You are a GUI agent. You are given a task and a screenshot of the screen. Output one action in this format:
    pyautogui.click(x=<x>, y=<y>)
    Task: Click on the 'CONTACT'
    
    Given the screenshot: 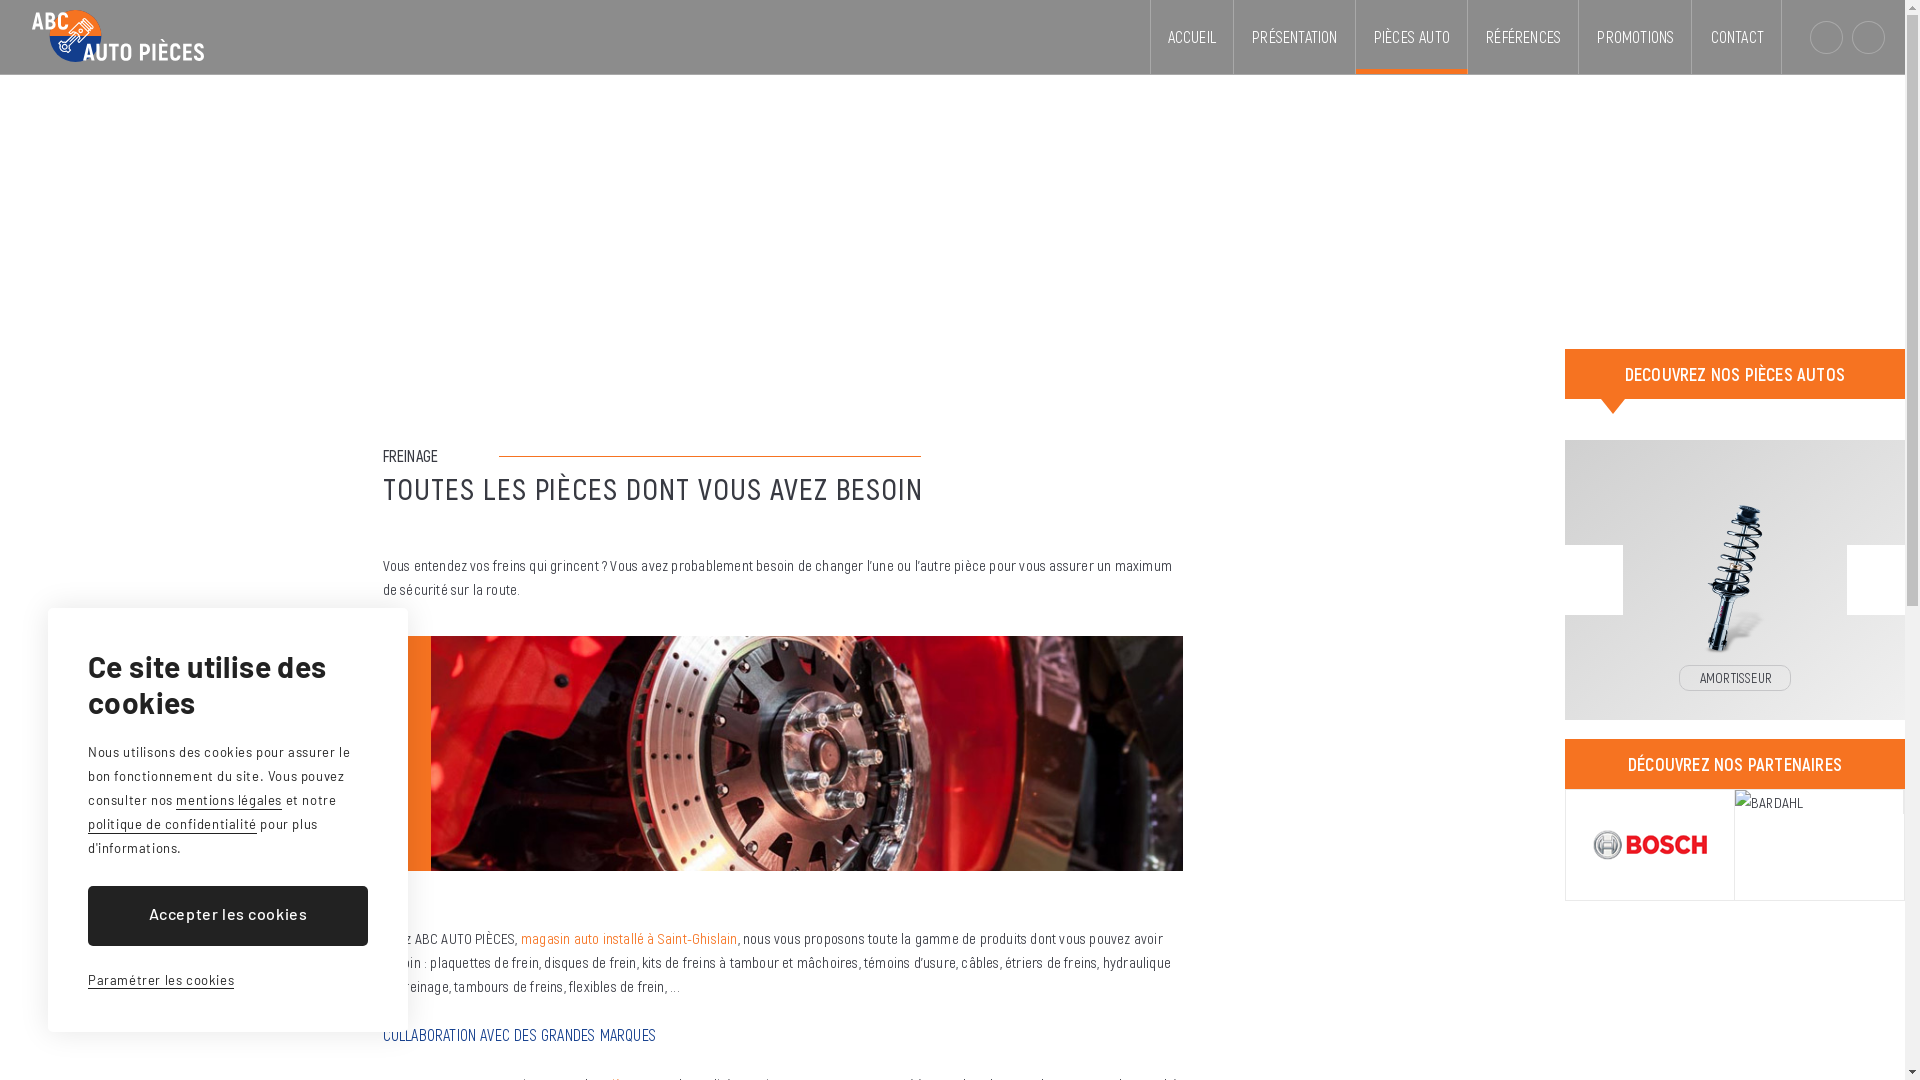 What is the action you would take?
    pyautogui.click(x=1736, y=37)
    